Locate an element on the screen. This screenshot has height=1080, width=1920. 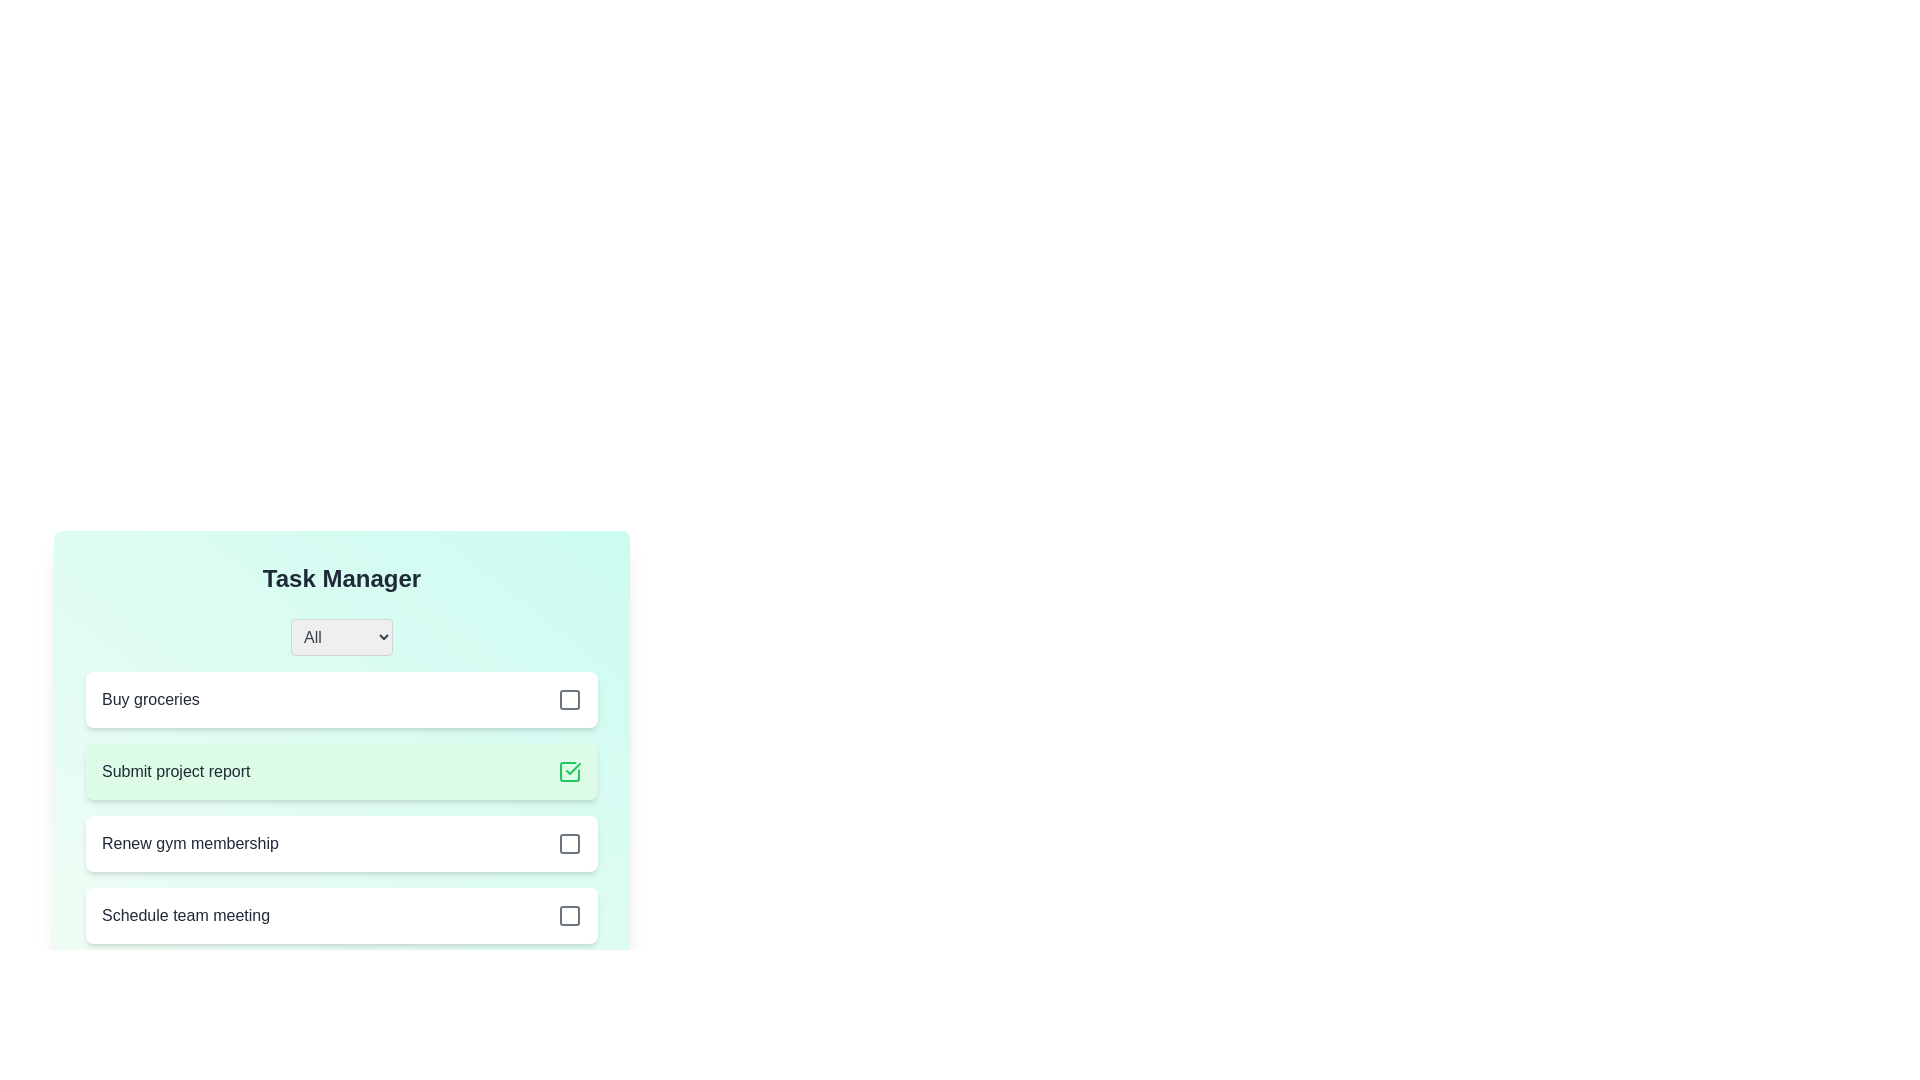
the checkbox of the task titled 'Submit project report' to toggle its completion status is located at coordinates (569, 770).